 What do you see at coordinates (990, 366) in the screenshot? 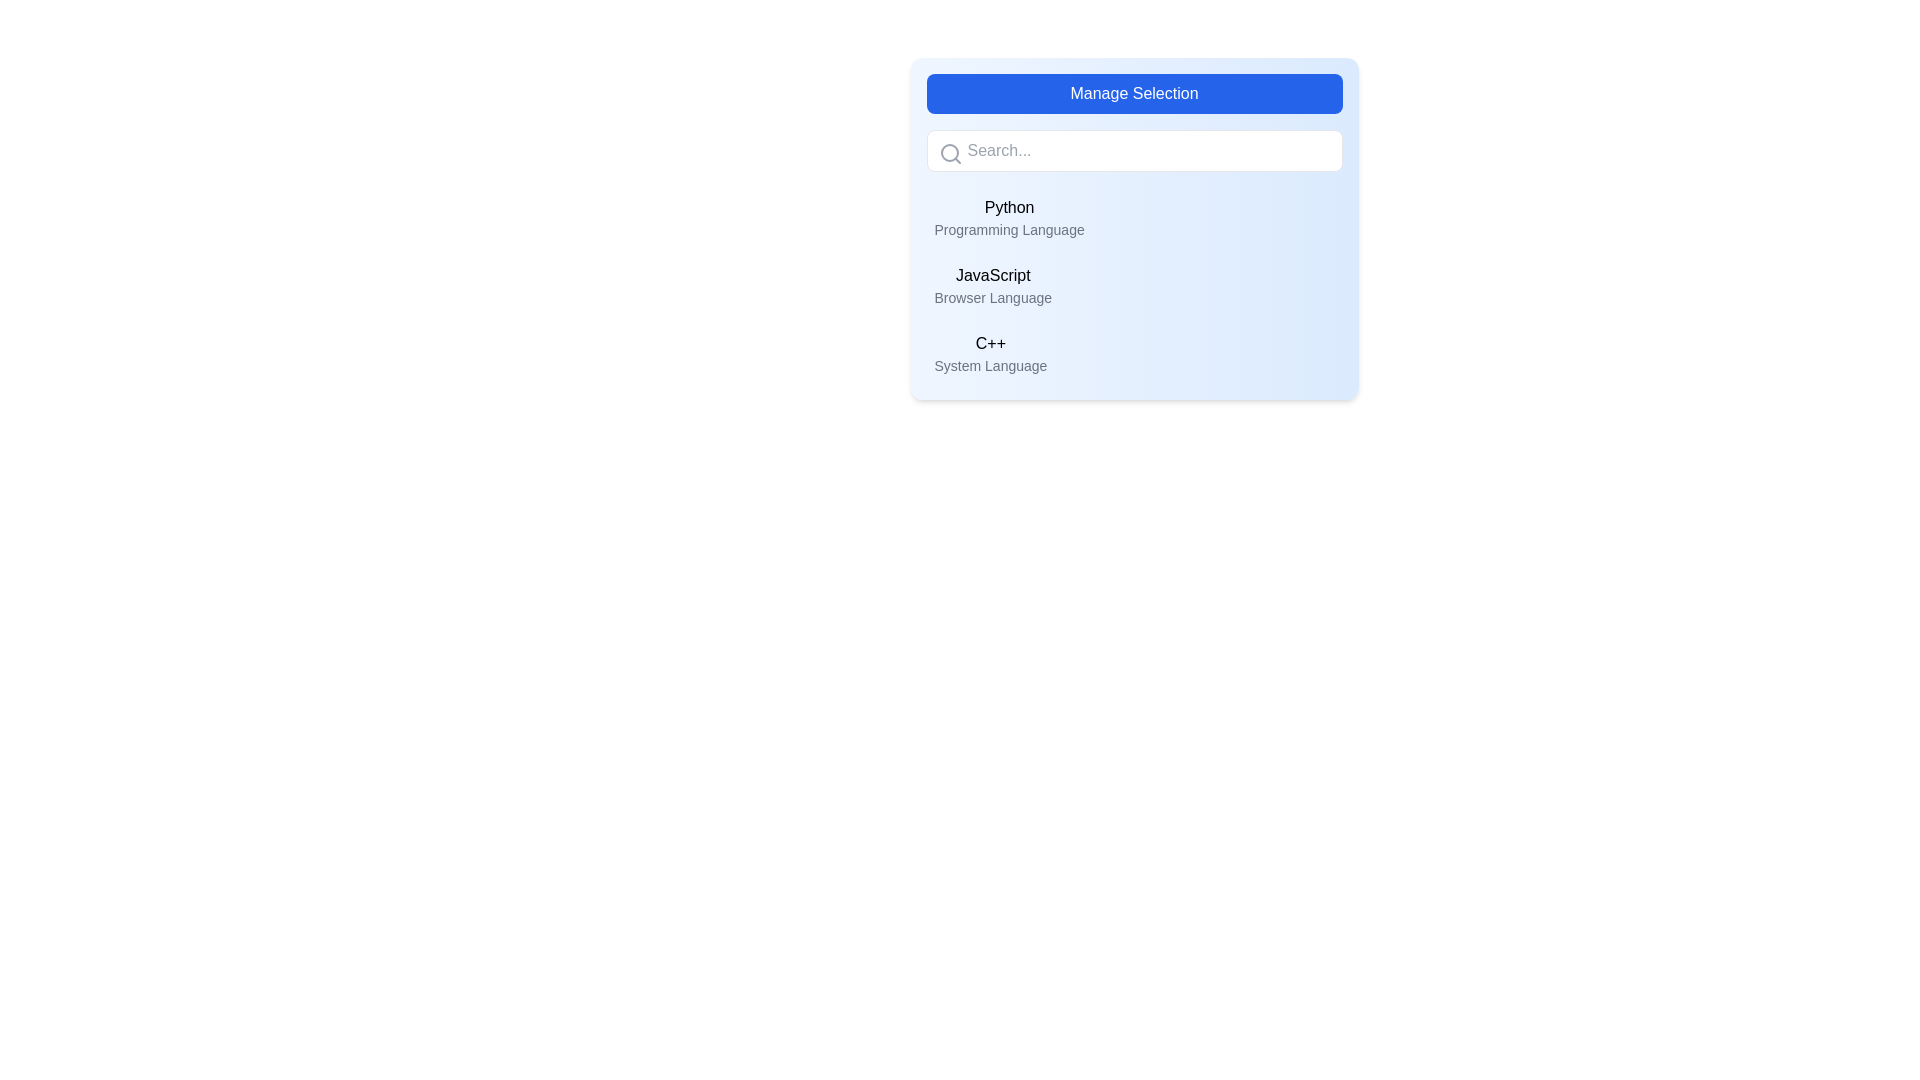
I see `the static text label that provides additional information about the category 'C++', located directly below the bold text 'C++' in the lower-right quadrant of the interface` at bounding box center [990, 366].